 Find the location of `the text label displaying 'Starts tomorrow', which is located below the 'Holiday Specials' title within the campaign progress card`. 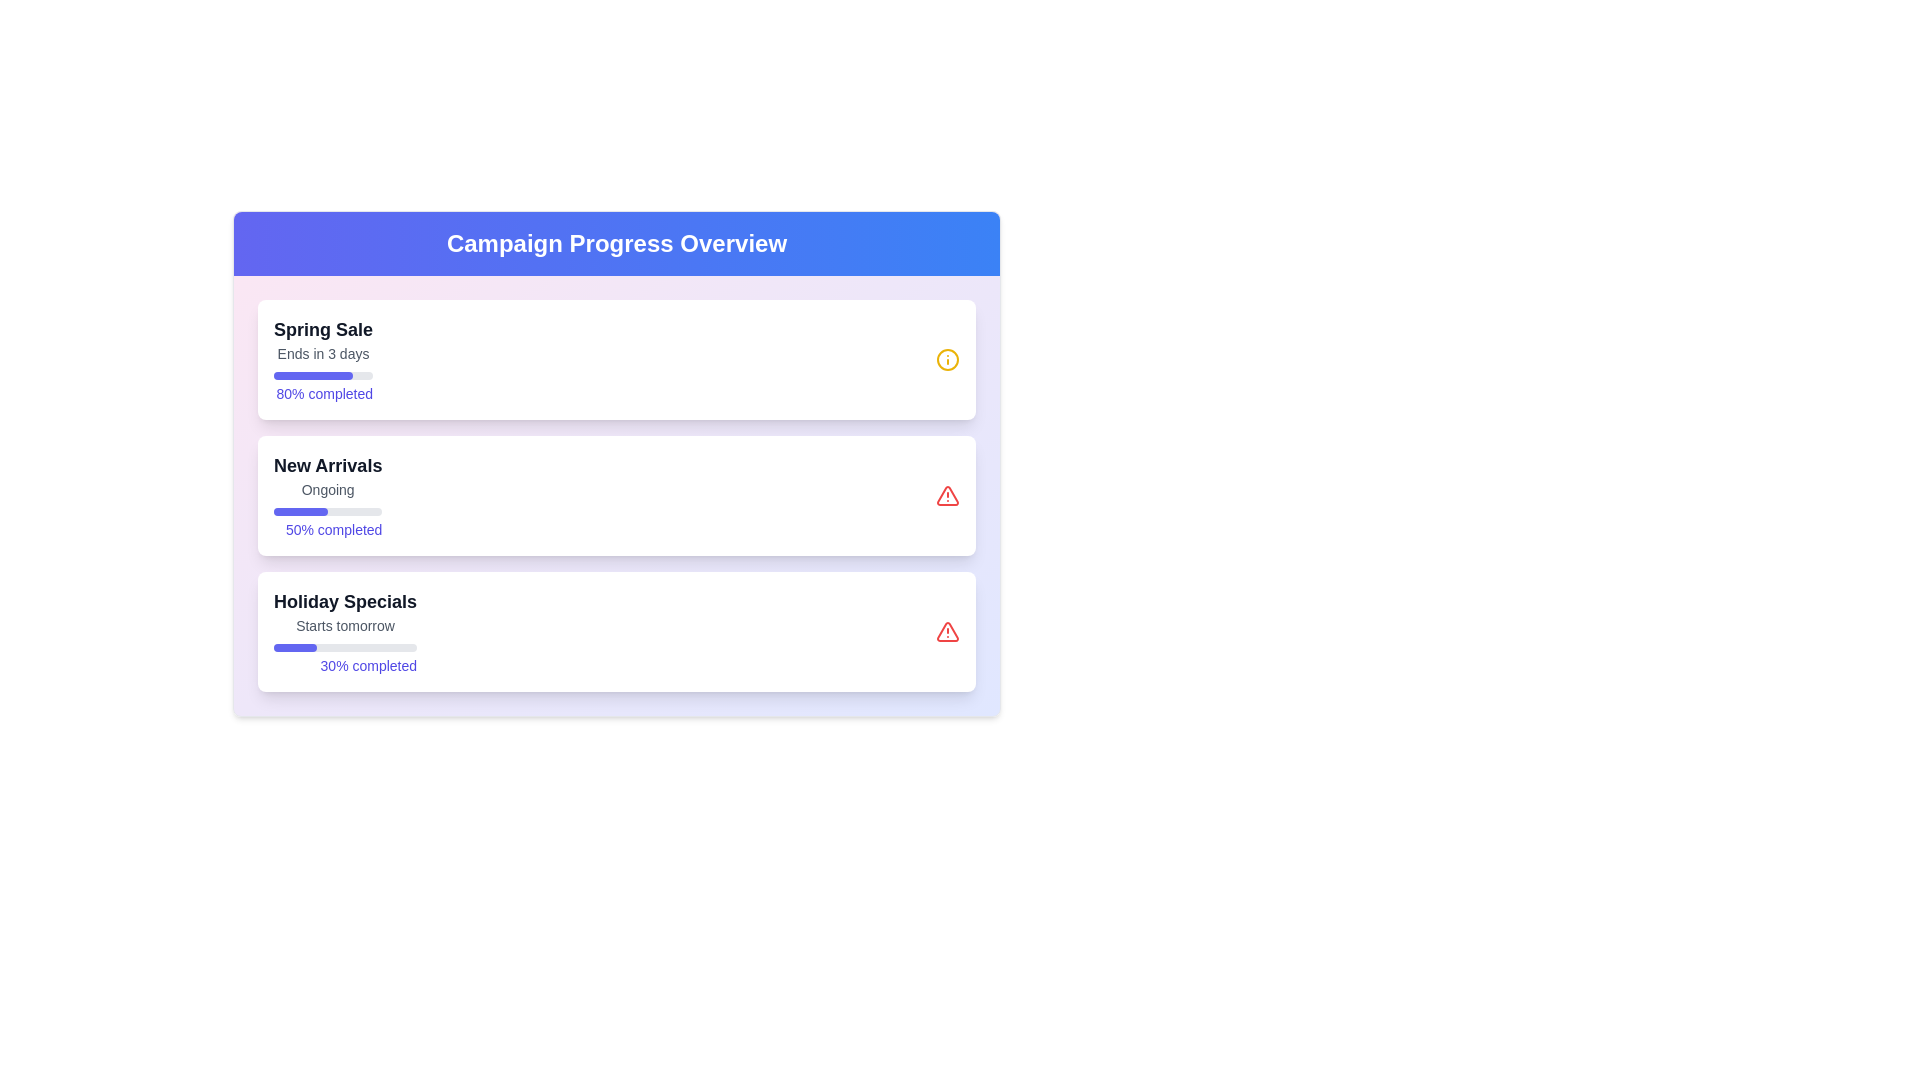

the text label displaying 'Starts tomorrow', which is located below the 'Holiday Specials' title within the campaign progress card is located at coordinates (345, 624).